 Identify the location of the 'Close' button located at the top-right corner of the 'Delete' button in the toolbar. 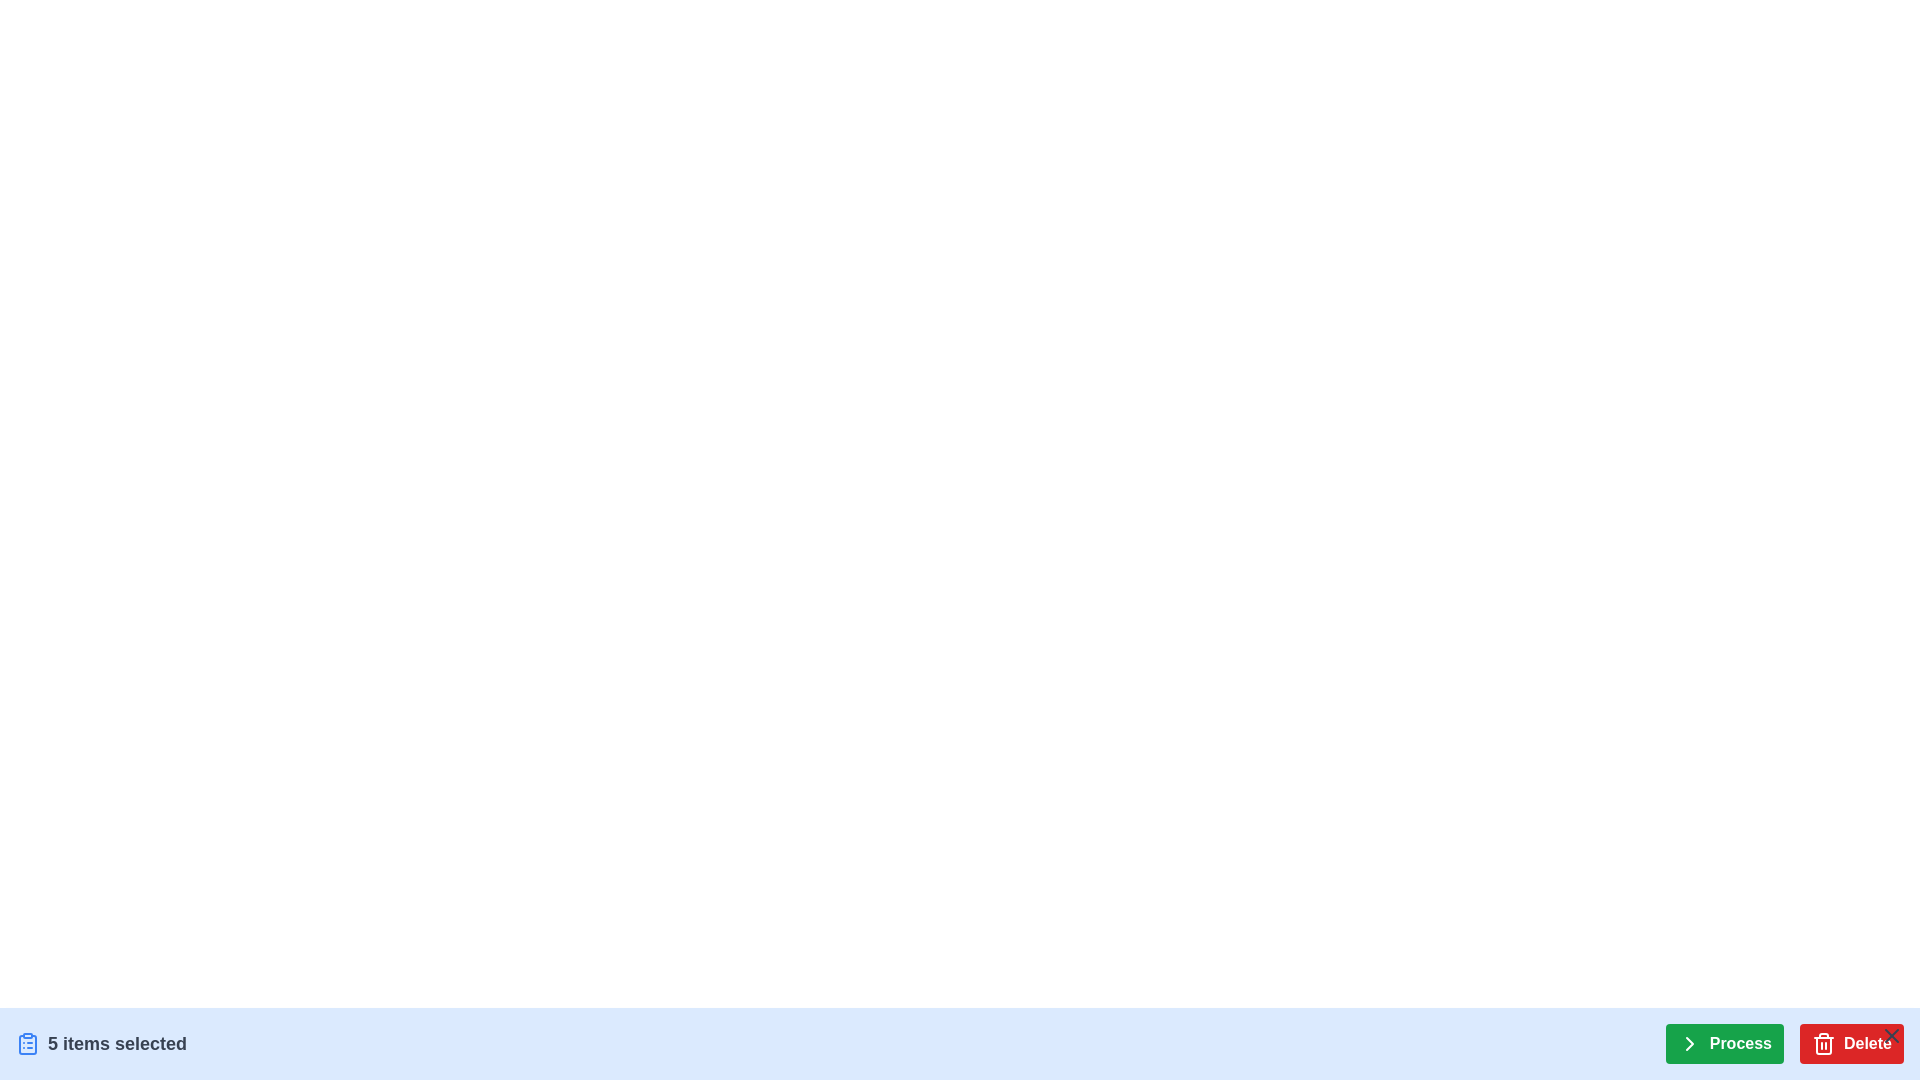
(1890, 1035).